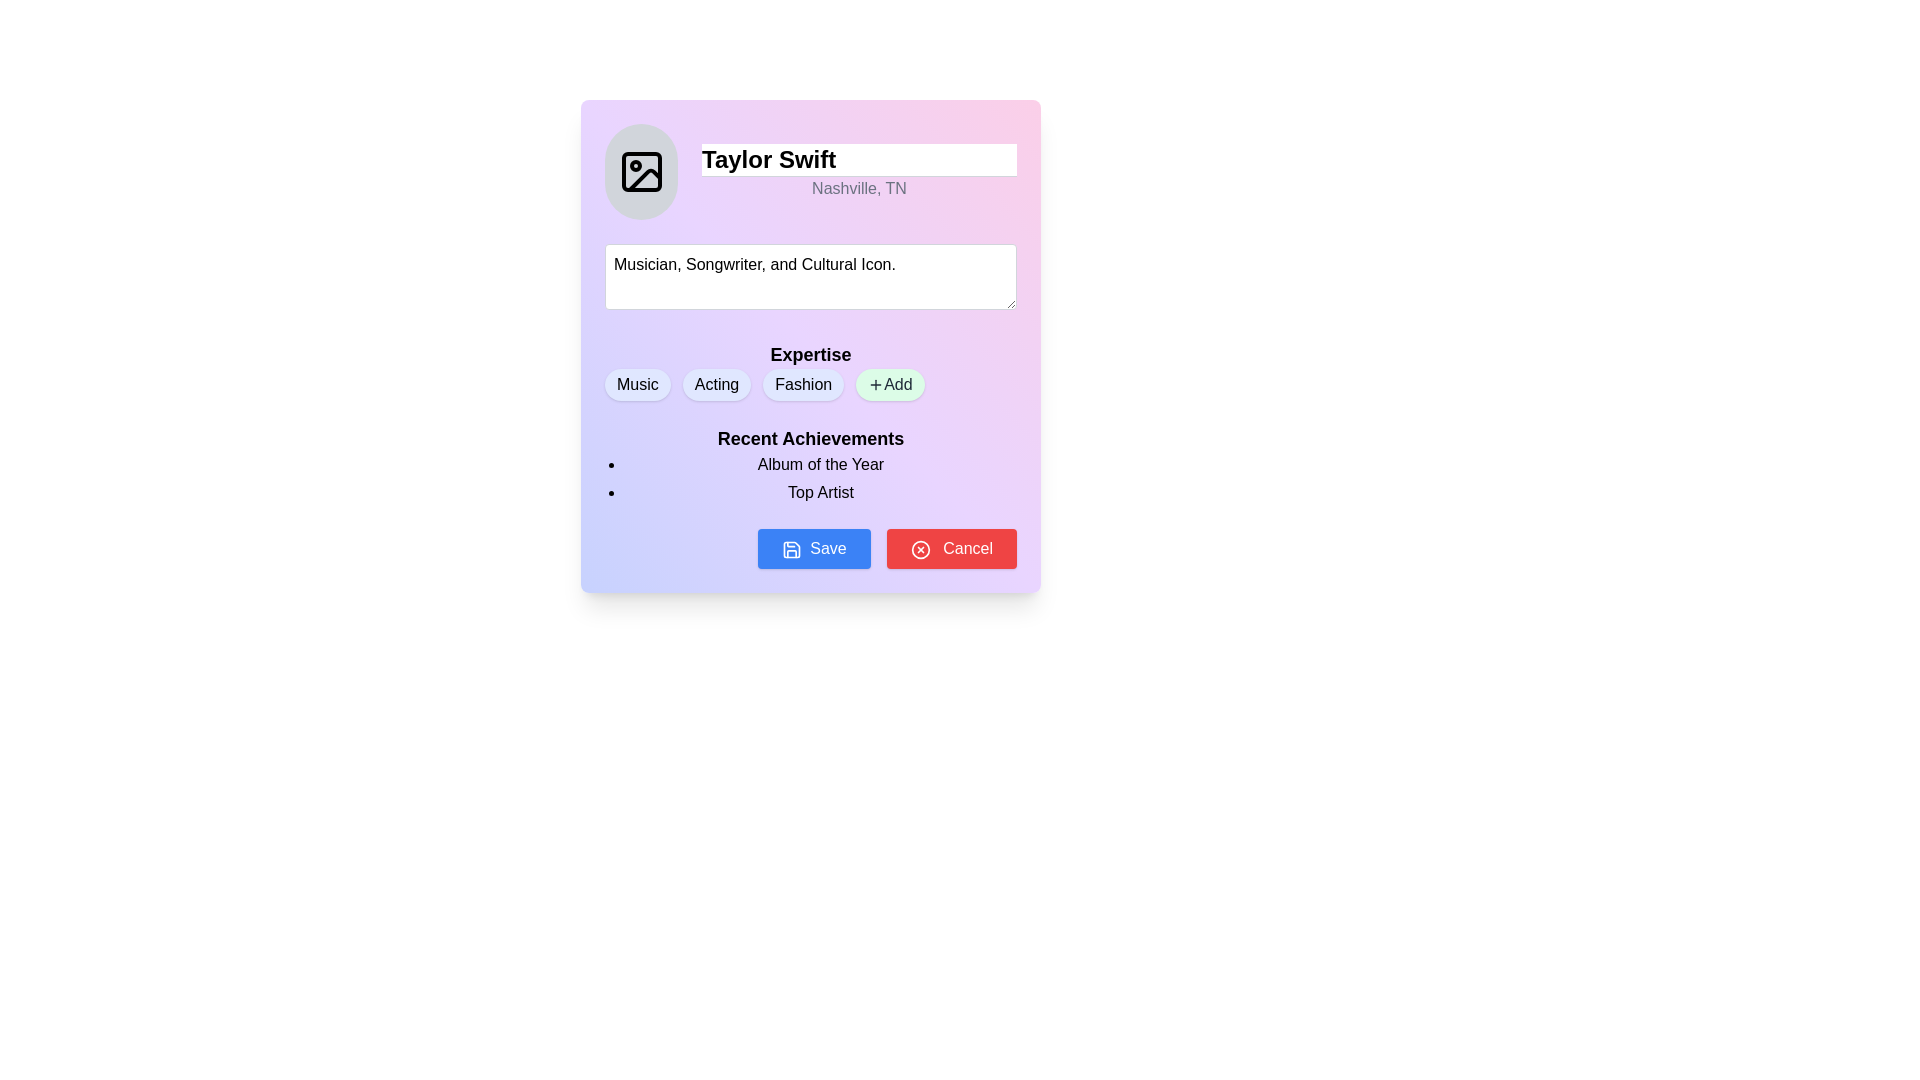 This screenshot has width=1920, height=1080. I want to click on the plus sign icon within the 'Add' button, located on the rightmost side of the expertise options row, to initiate an adding action, so click(876, 385).